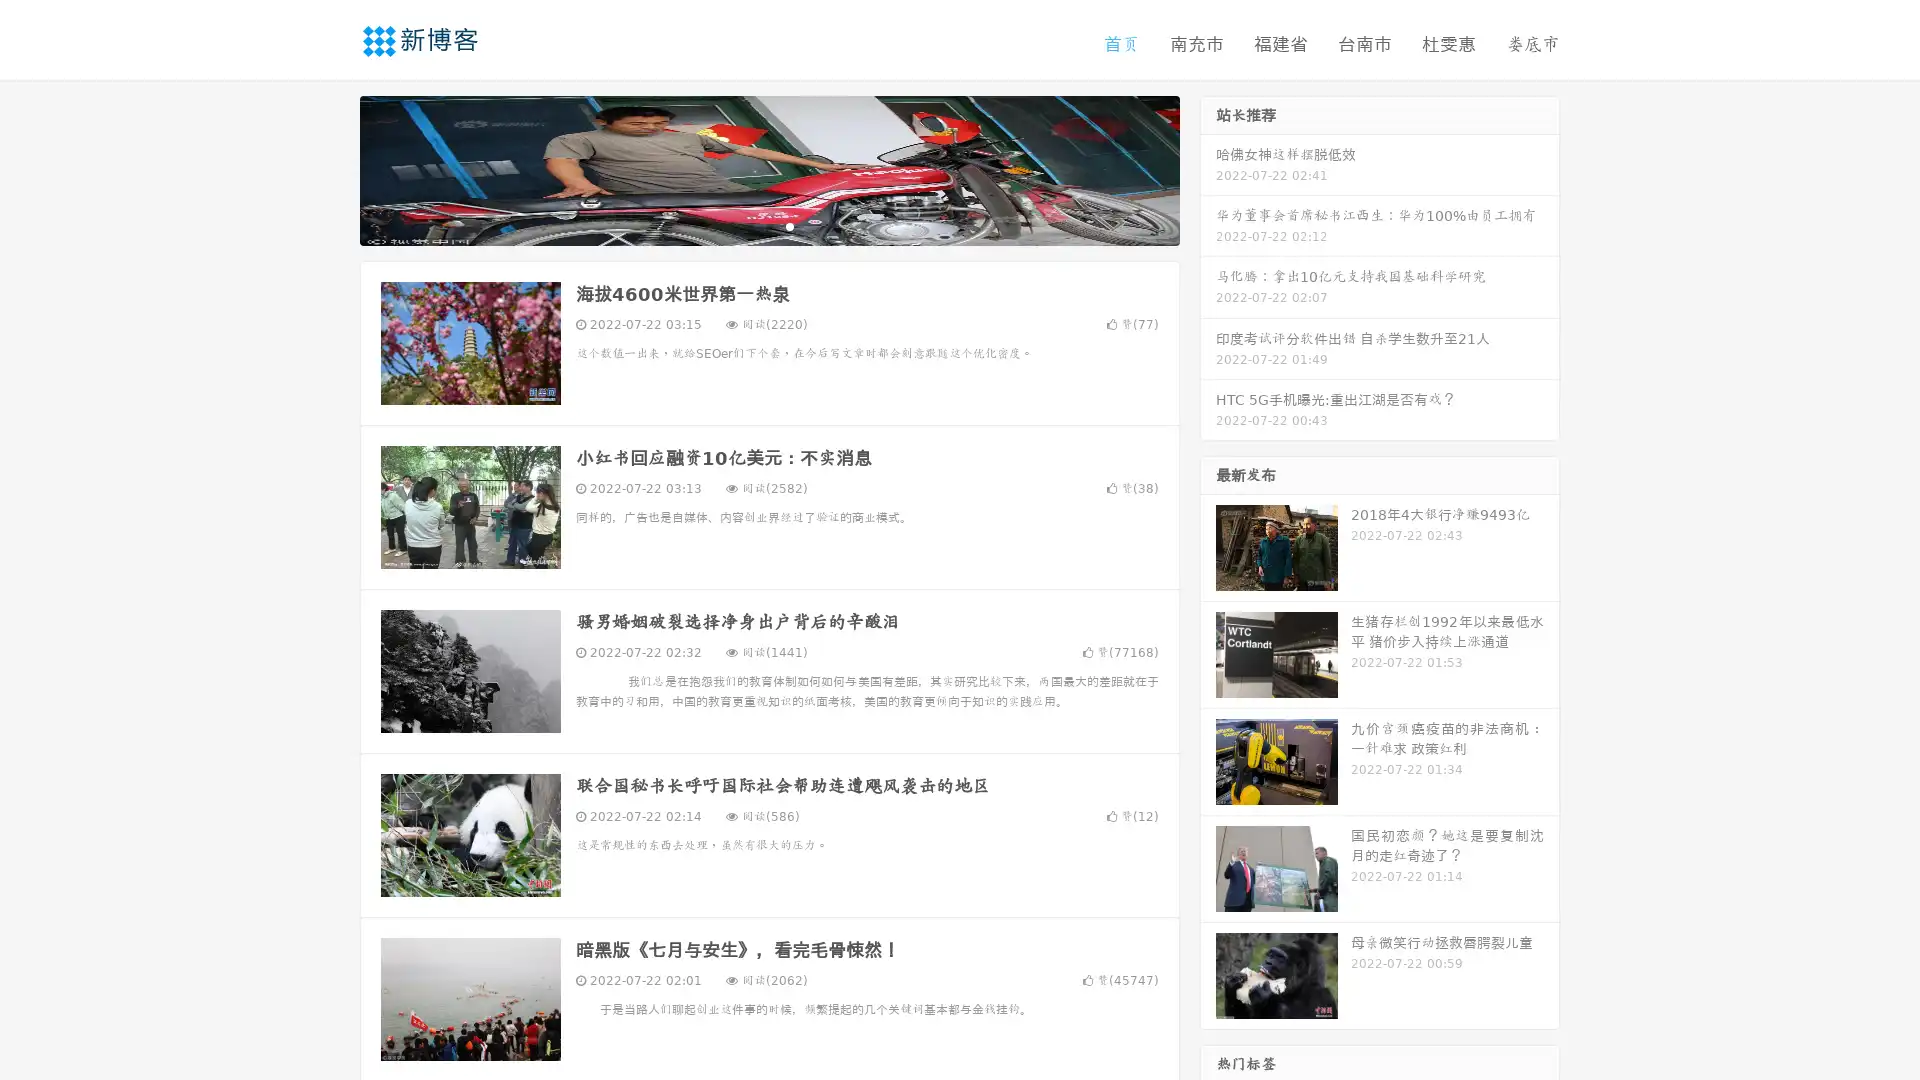 Image resolution: width=1920 pixels, height=1080 pixels. What do you see at coordinates (768, 225) in the screenshot?
I see `Go to slide 2` at bounding box center [768, 225].